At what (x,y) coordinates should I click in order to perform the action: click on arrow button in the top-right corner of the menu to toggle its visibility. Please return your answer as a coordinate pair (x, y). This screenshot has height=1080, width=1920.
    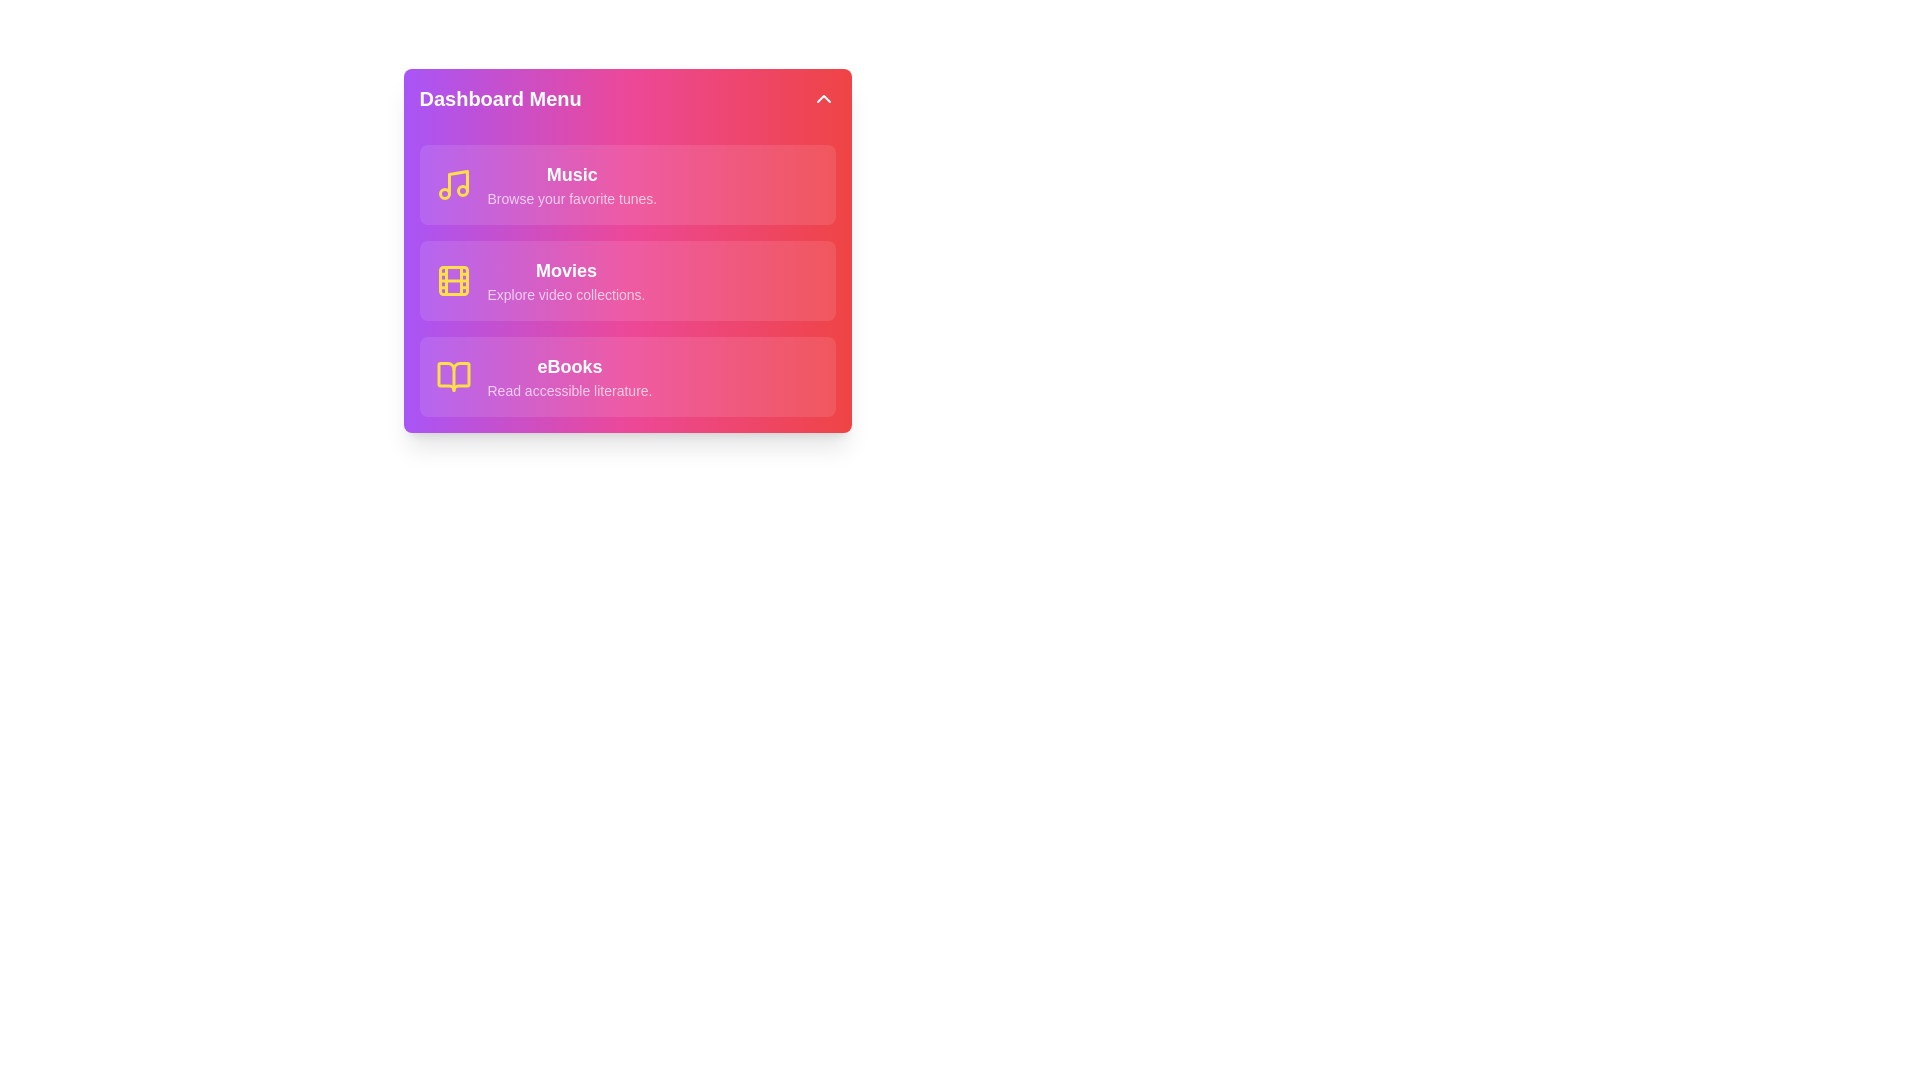
    Looking at the image, I should click on (823, 99).